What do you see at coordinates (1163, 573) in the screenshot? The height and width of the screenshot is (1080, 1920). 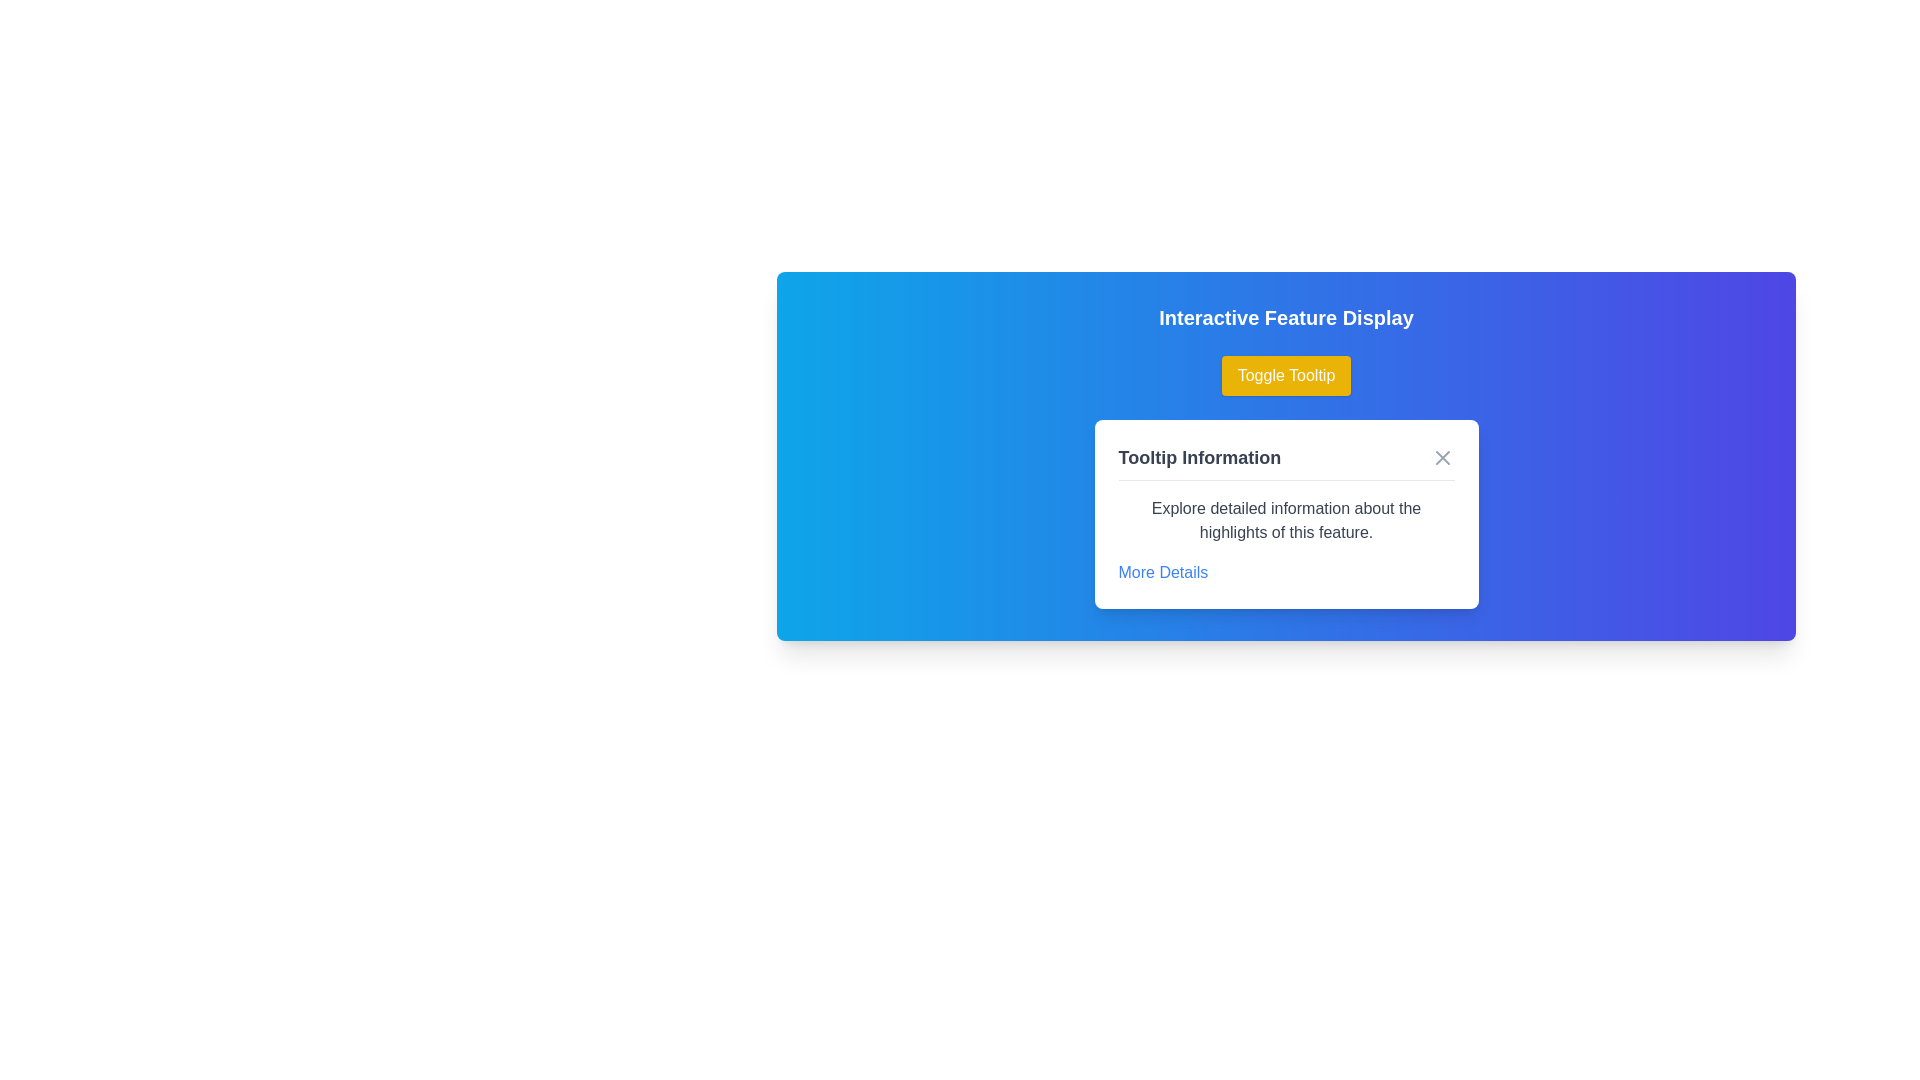 I see `the 'More Details' hyperlink styled with blue font and underlined, located in the lower-left corner of the tooltip box via keyboard navigation` at bounding box center [1163, 573].